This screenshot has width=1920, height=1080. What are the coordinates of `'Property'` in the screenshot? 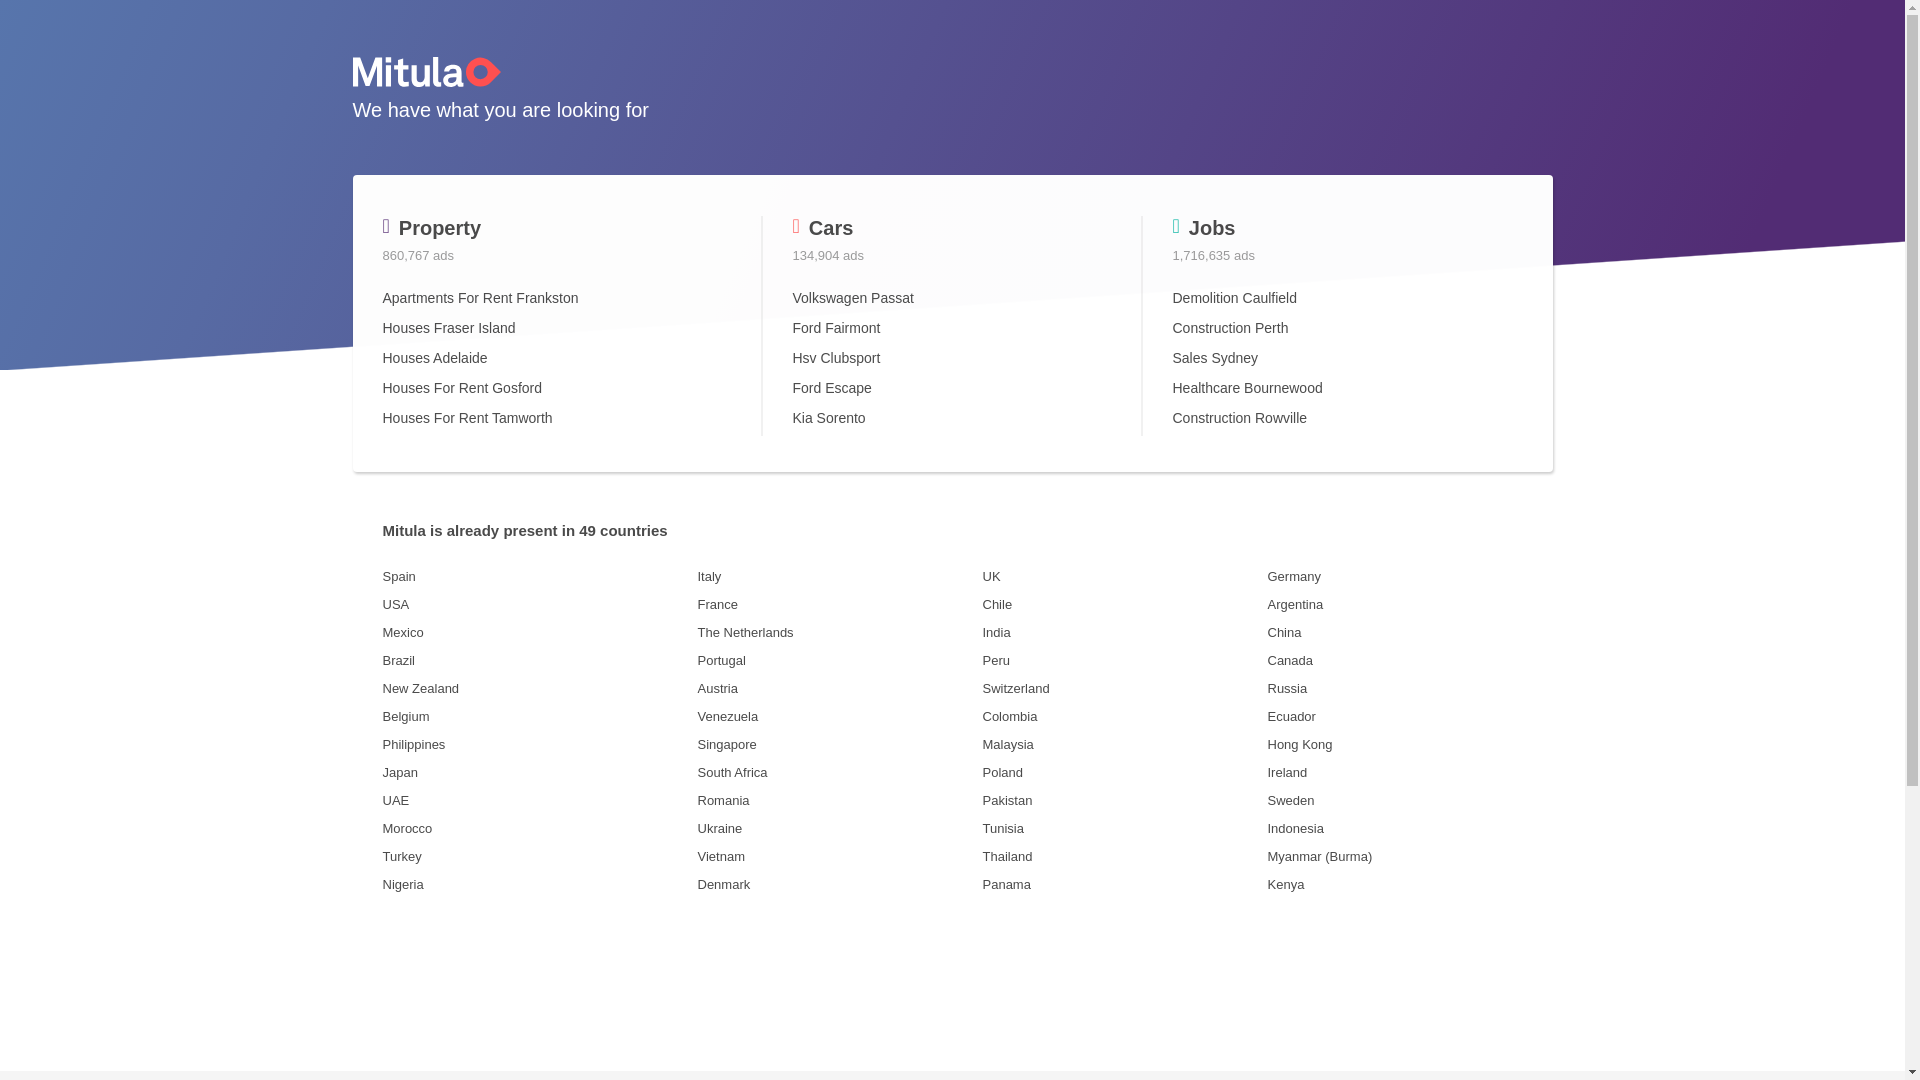 It's located at (430, 227).